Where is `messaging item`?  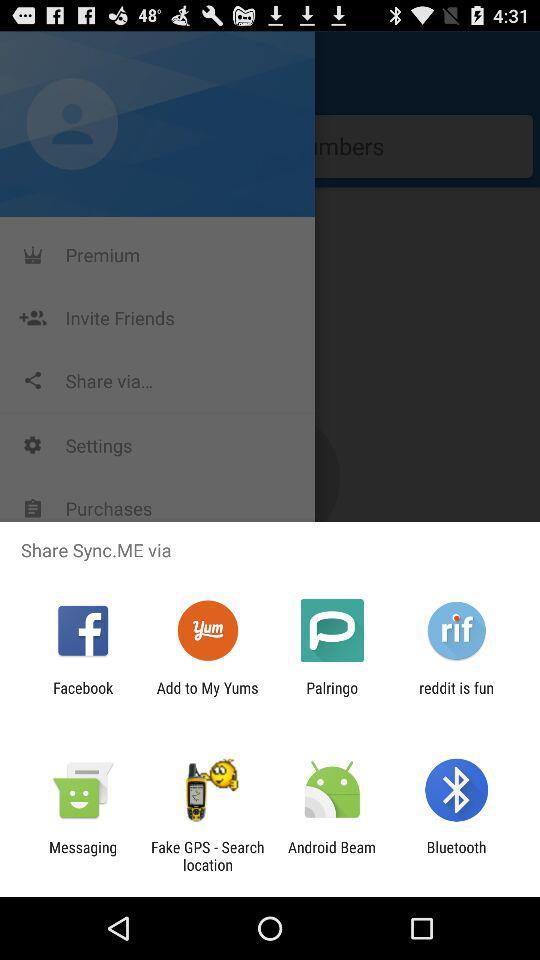 messaging item is located at coordinates (82, 855).